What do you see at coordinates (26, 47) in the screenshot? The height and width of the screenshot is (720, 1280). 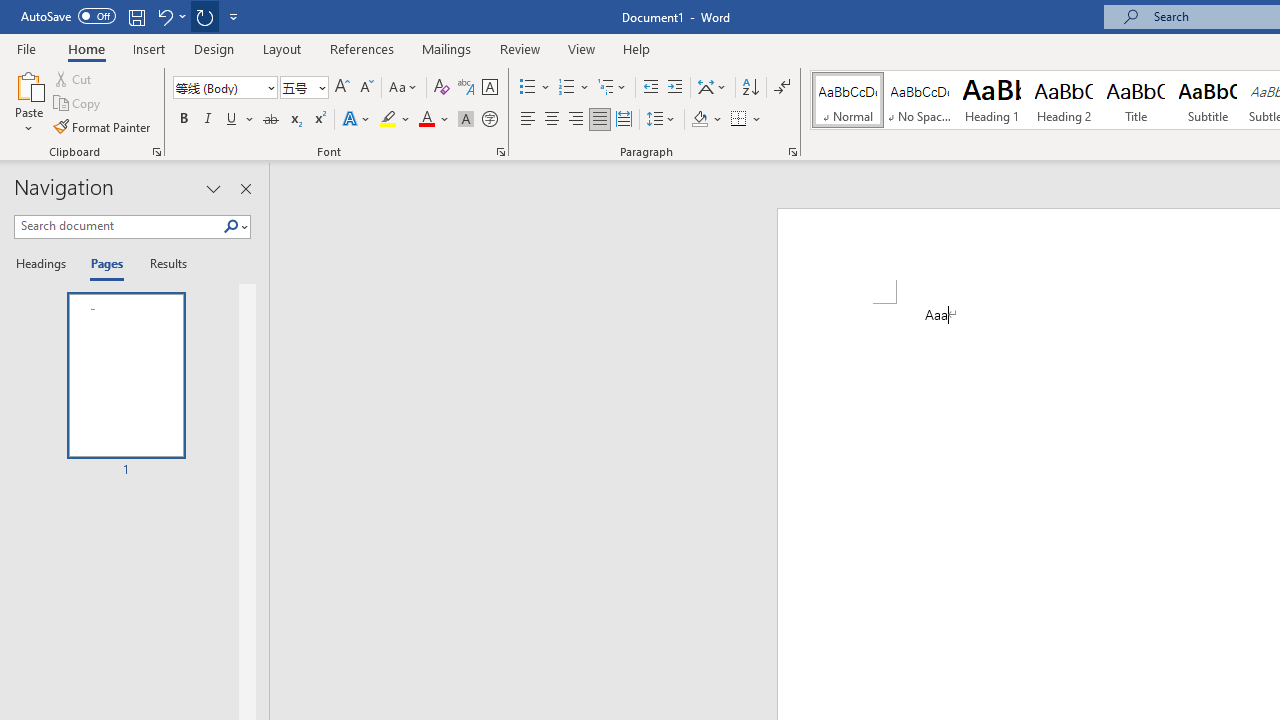 I see `'File Tab'` at bounding box center [26, 47].